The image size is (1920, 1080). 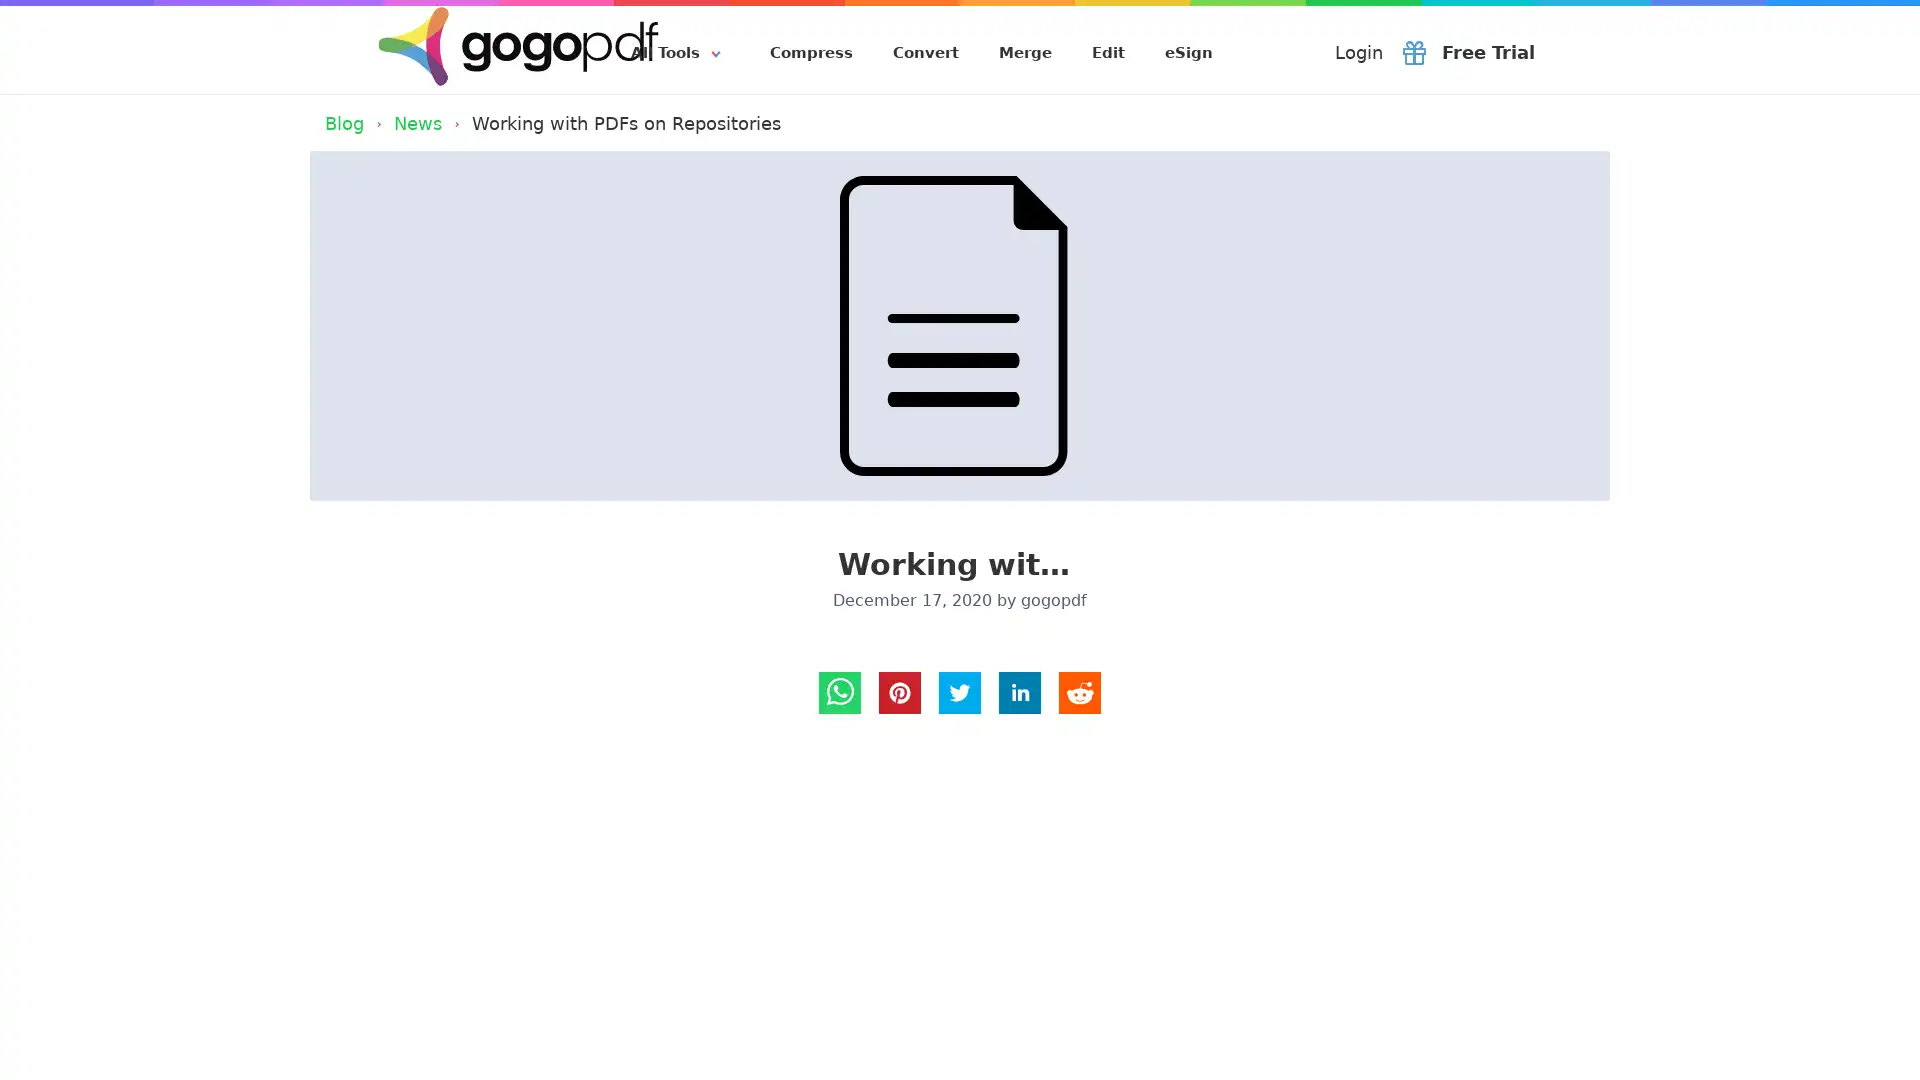 I want to click on whatsapp, so click(x=840, y=692).